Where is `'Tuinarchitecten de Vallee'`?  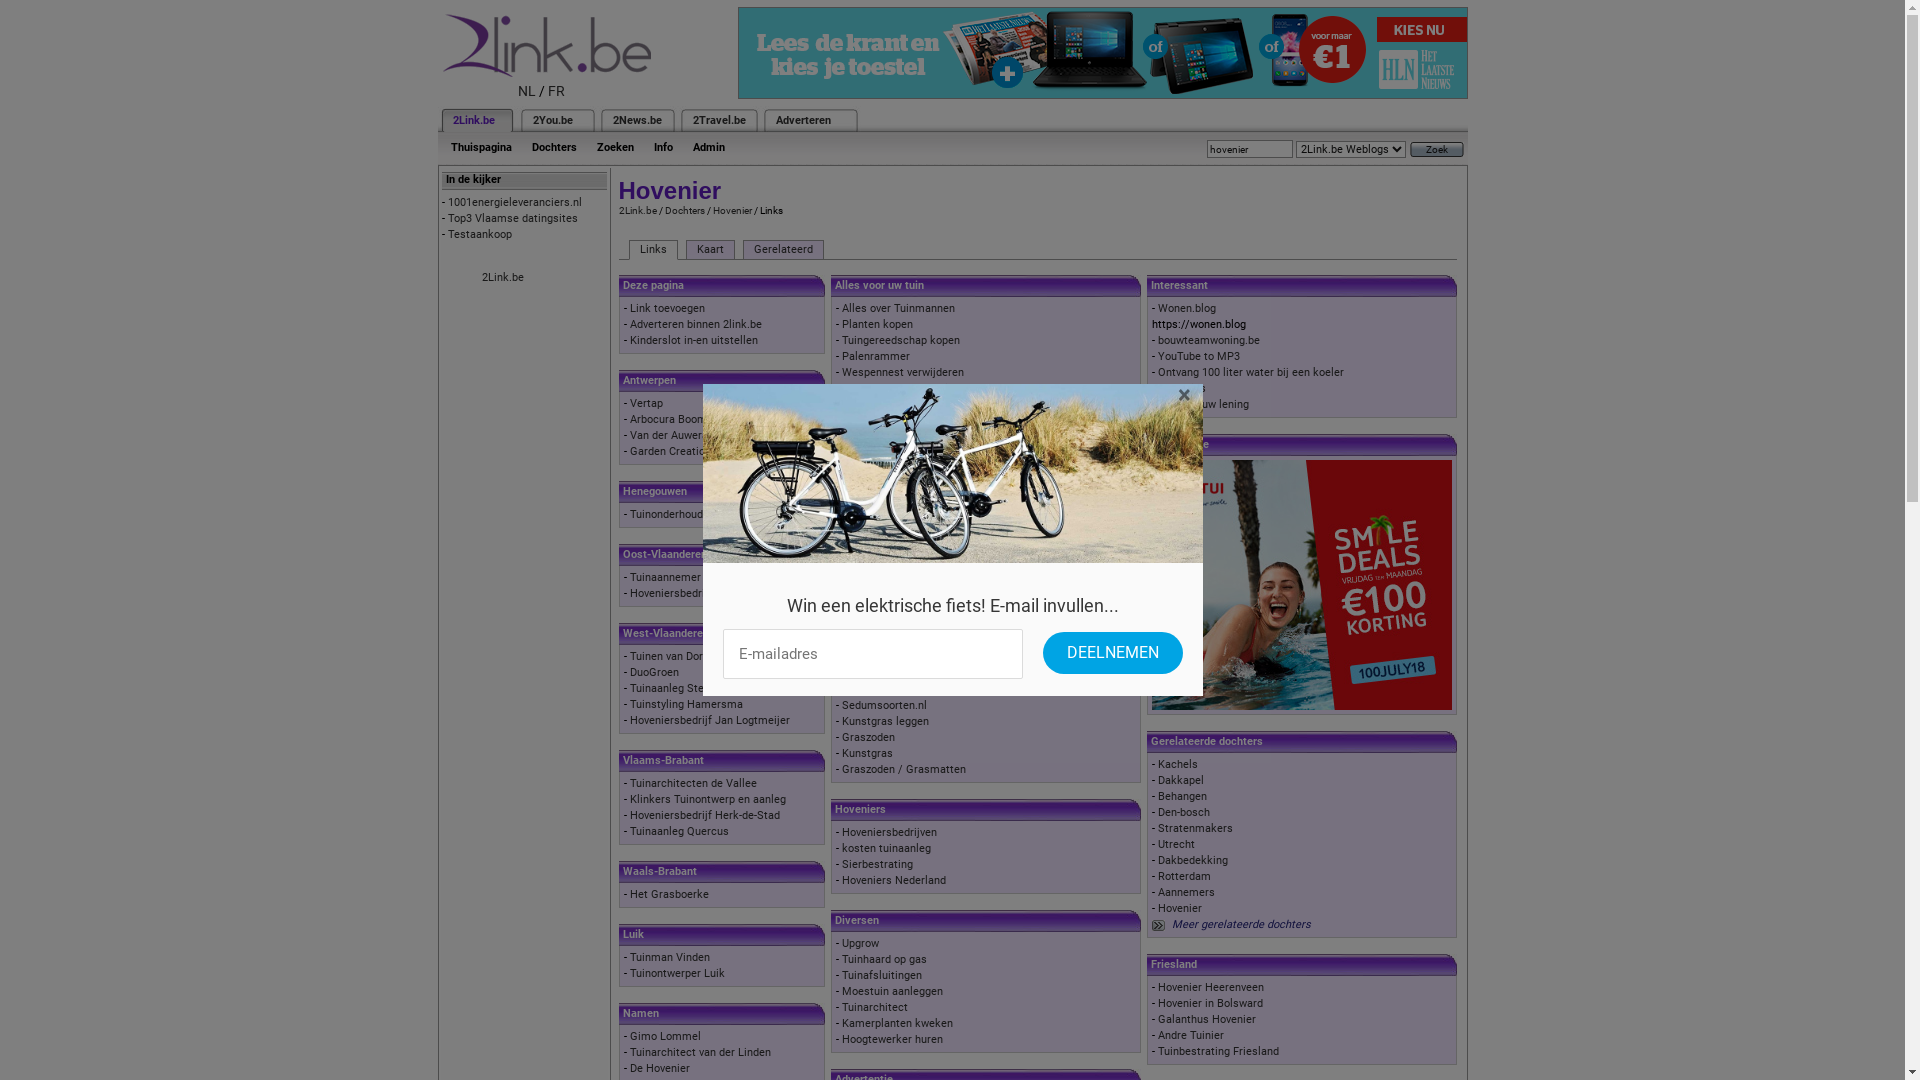 'Tuinarchitecten de Vallee' is located at coordinates (628, 782).